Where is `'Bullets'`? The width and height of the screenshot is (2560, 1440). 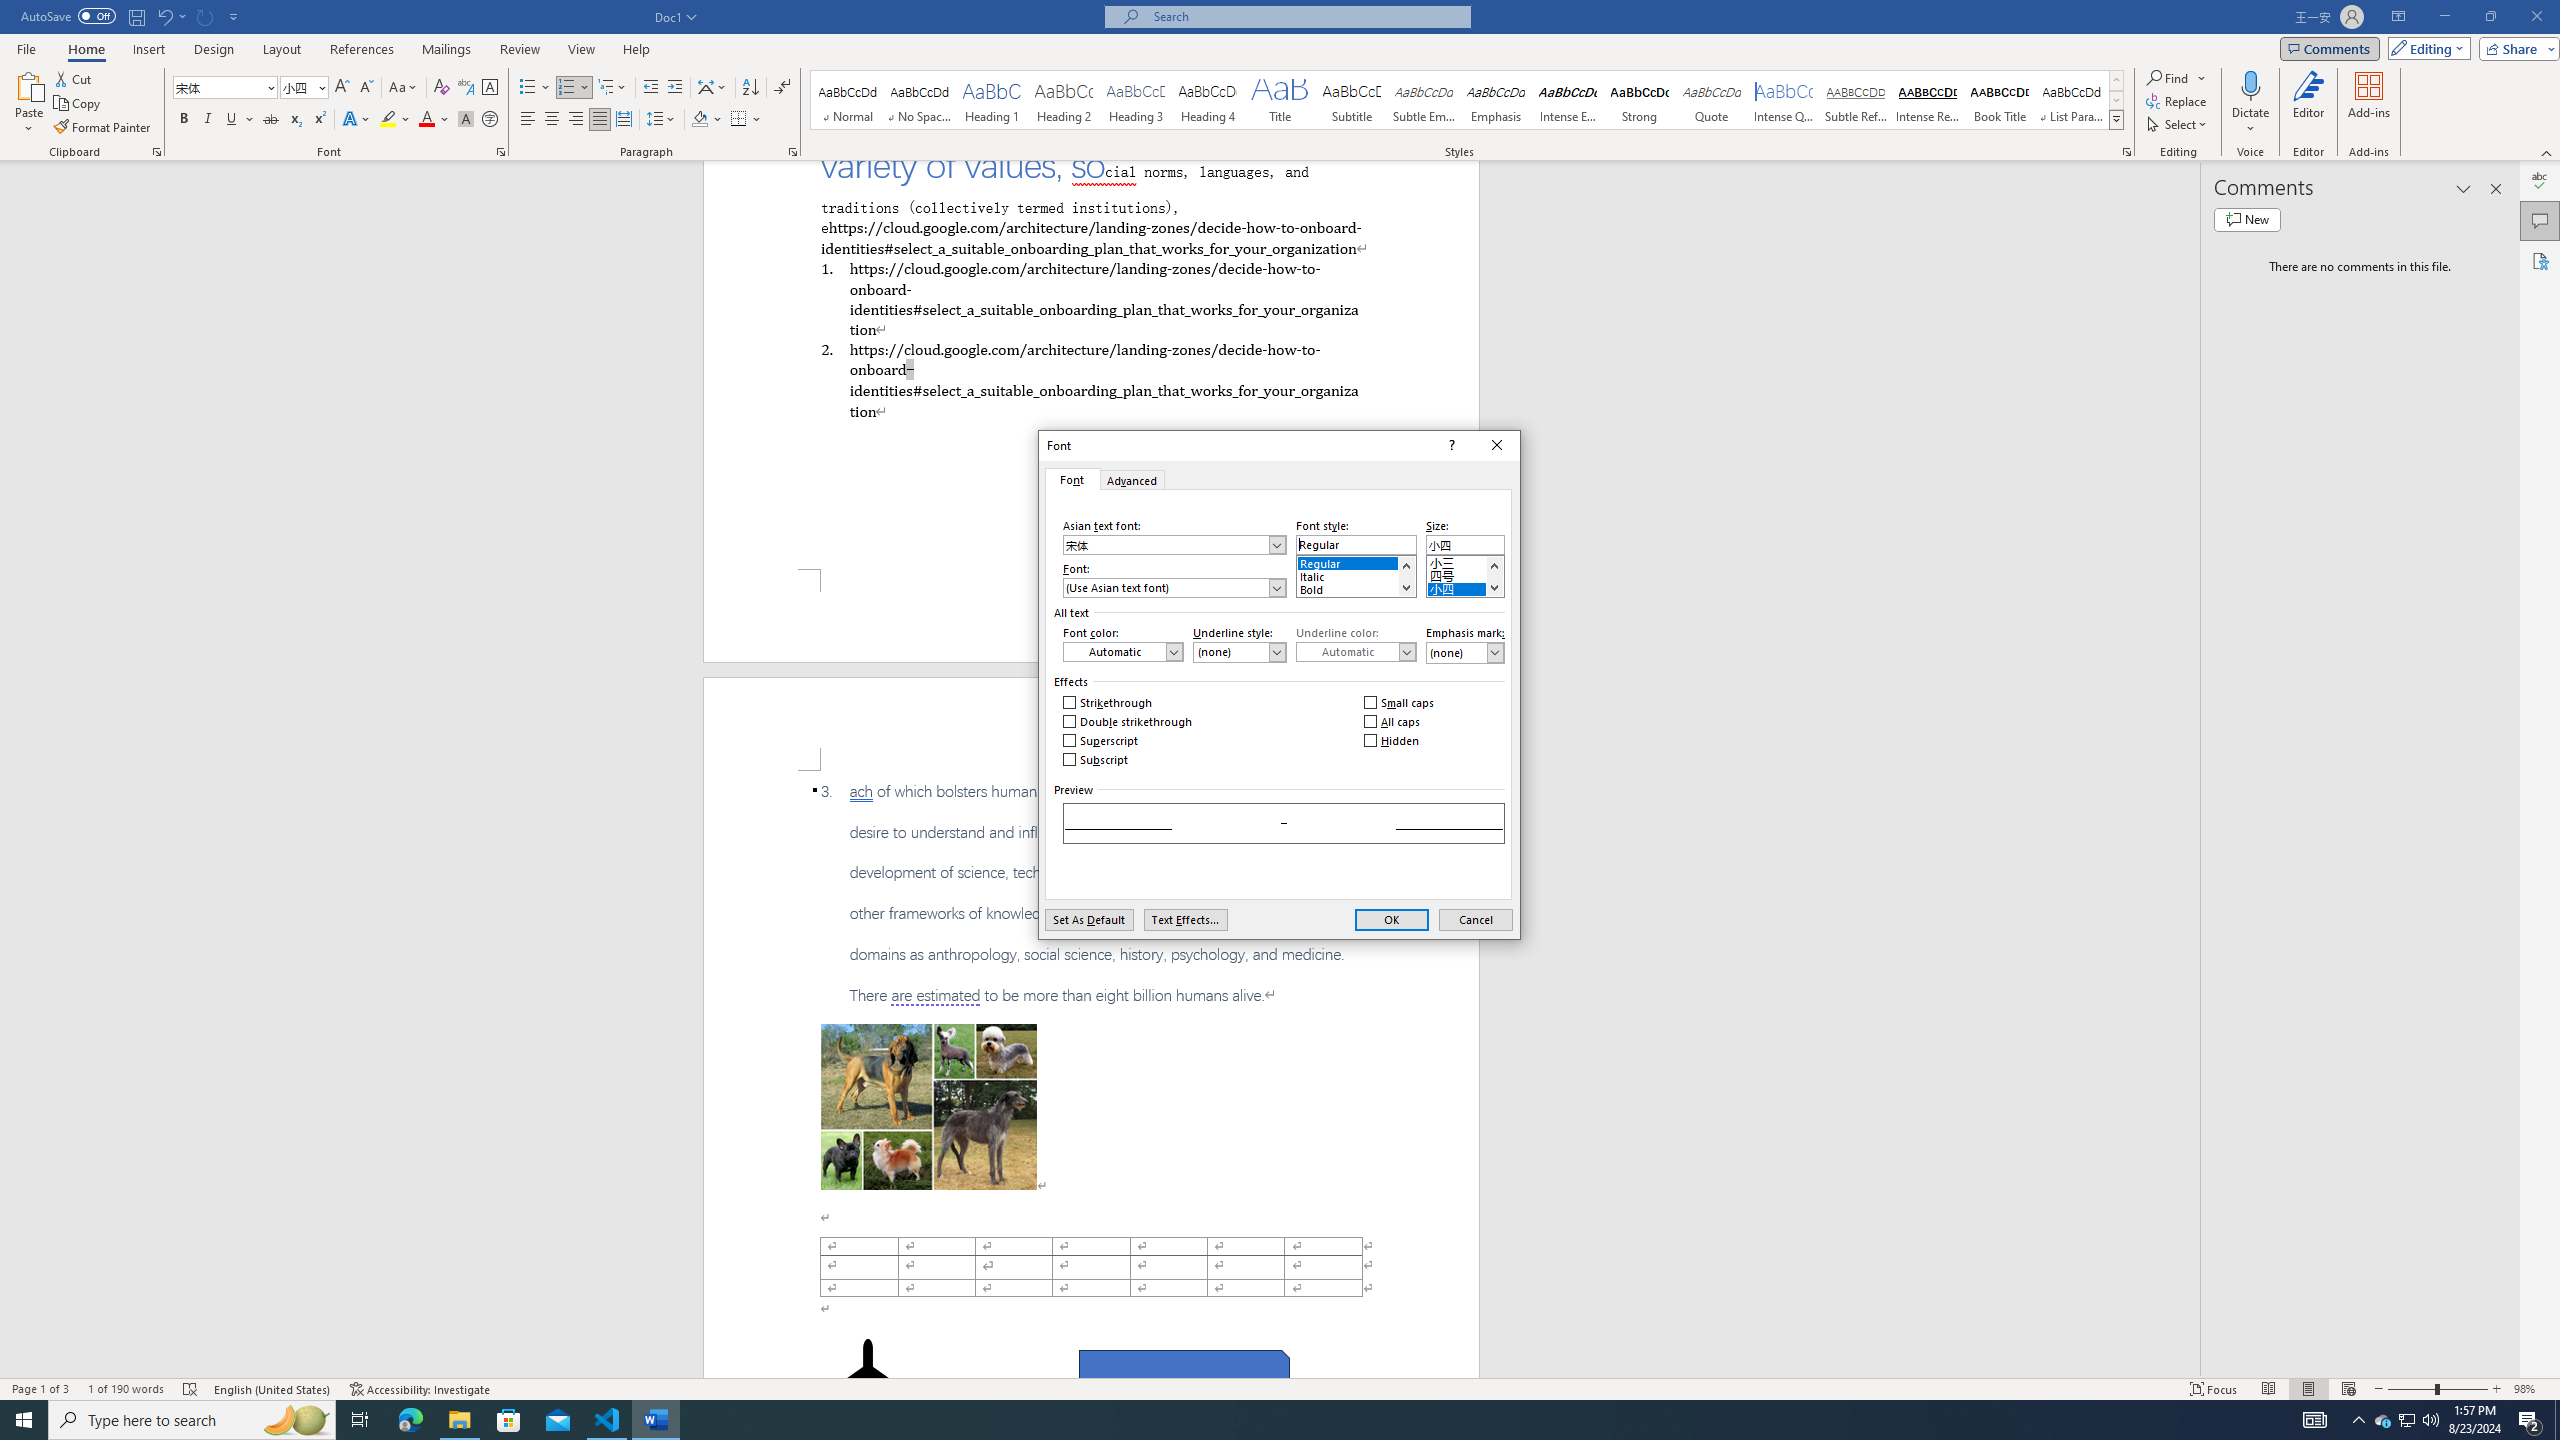
'Bullets' is located at coordinates (527, 87).